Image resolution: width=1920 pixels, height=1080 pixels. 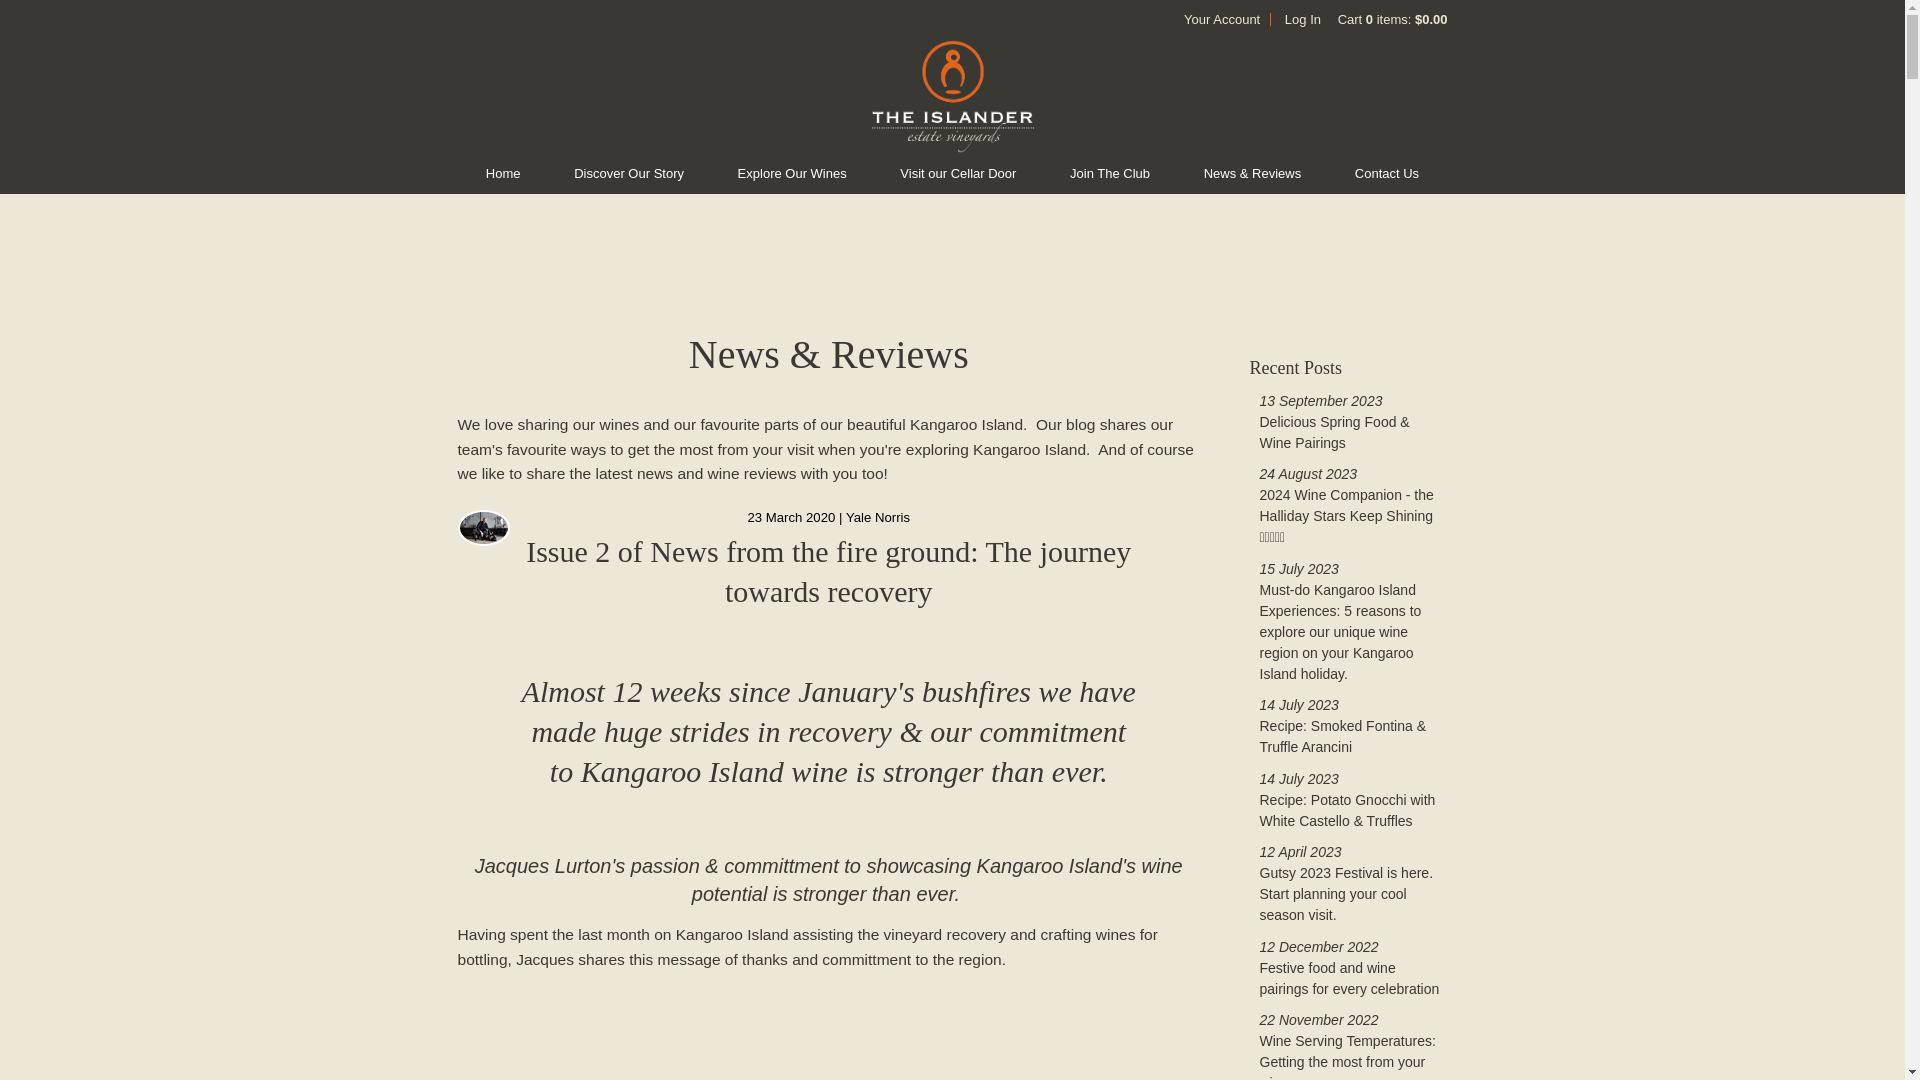 What do you see at coordinates (1348, 810) in the screenshot?
I see `'Recipe: Potato Gnocchi with White Castello & Truffles'` at bounding box center [1348, 810].